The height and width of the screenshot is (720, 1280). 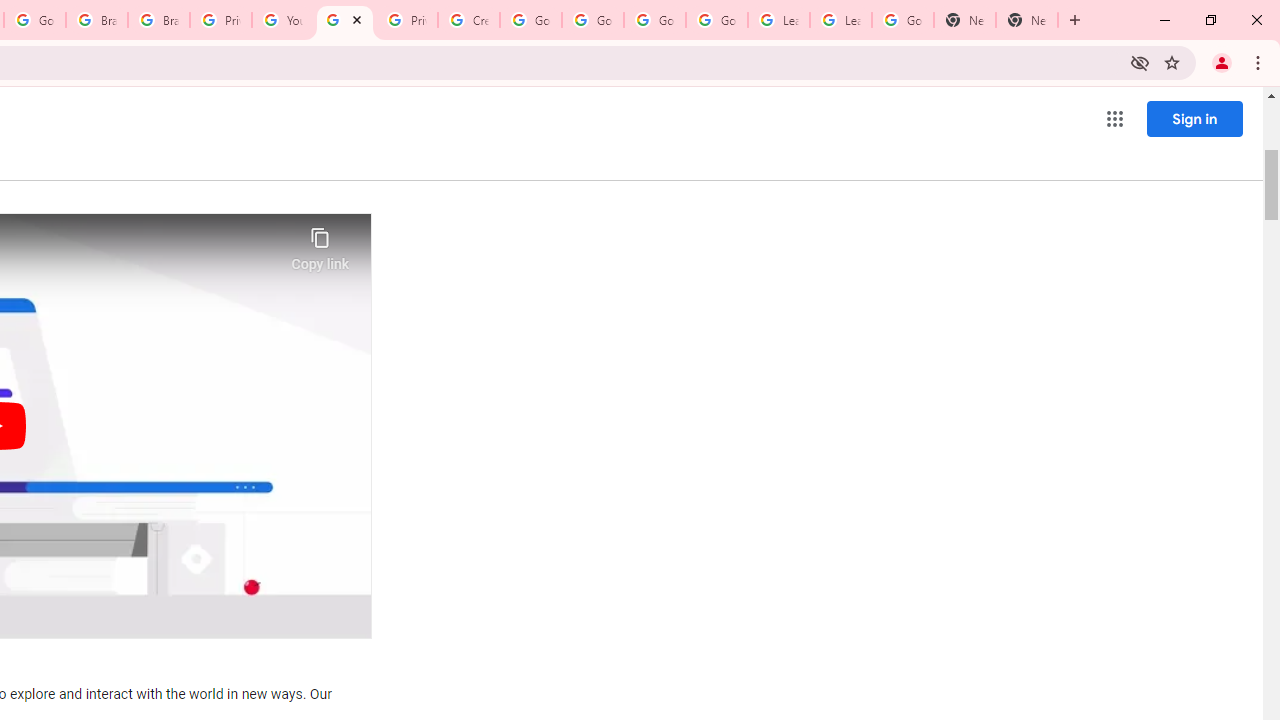 I want to click on 'Google Account', so click(x=902, y=20).